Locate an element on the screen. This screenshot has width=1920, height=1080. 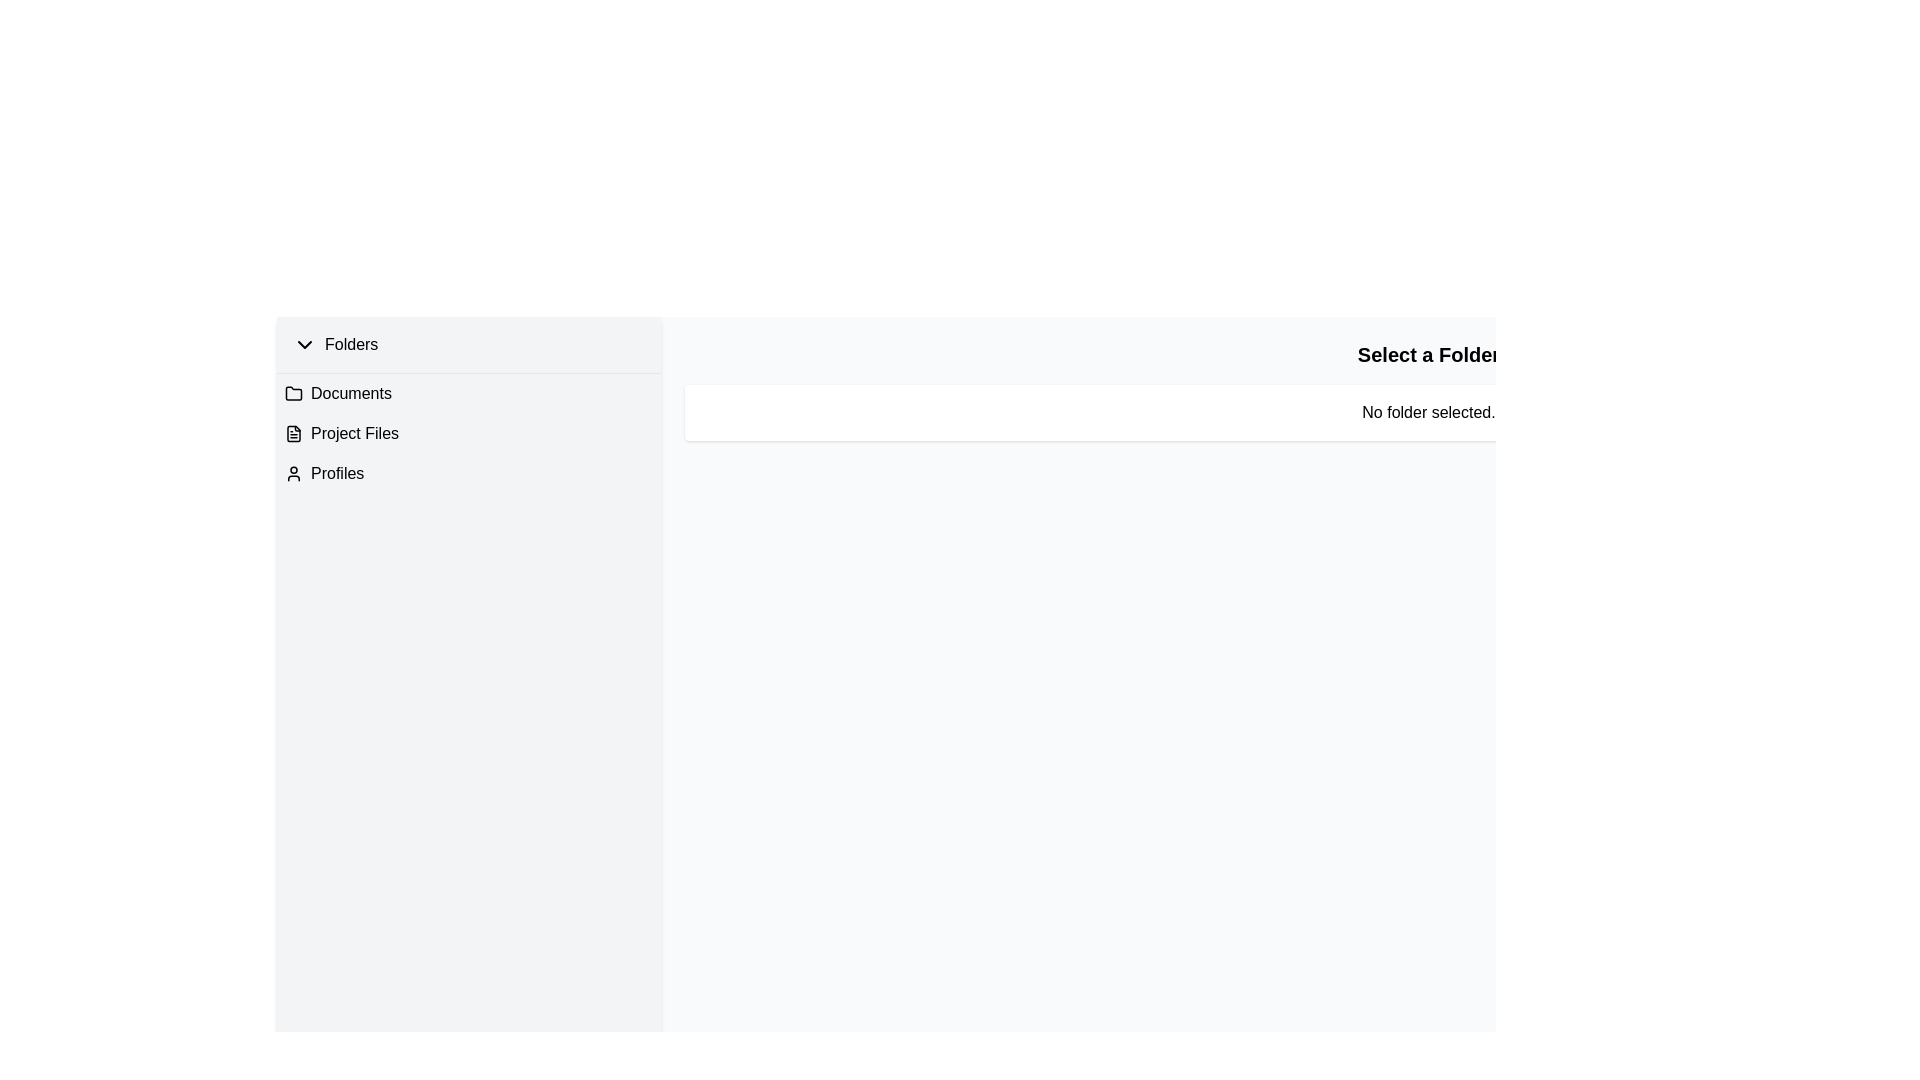
the expand/collapse icon located to the immediate left of the 'Folders' label in the left panel is located at coordinates (304, 343).